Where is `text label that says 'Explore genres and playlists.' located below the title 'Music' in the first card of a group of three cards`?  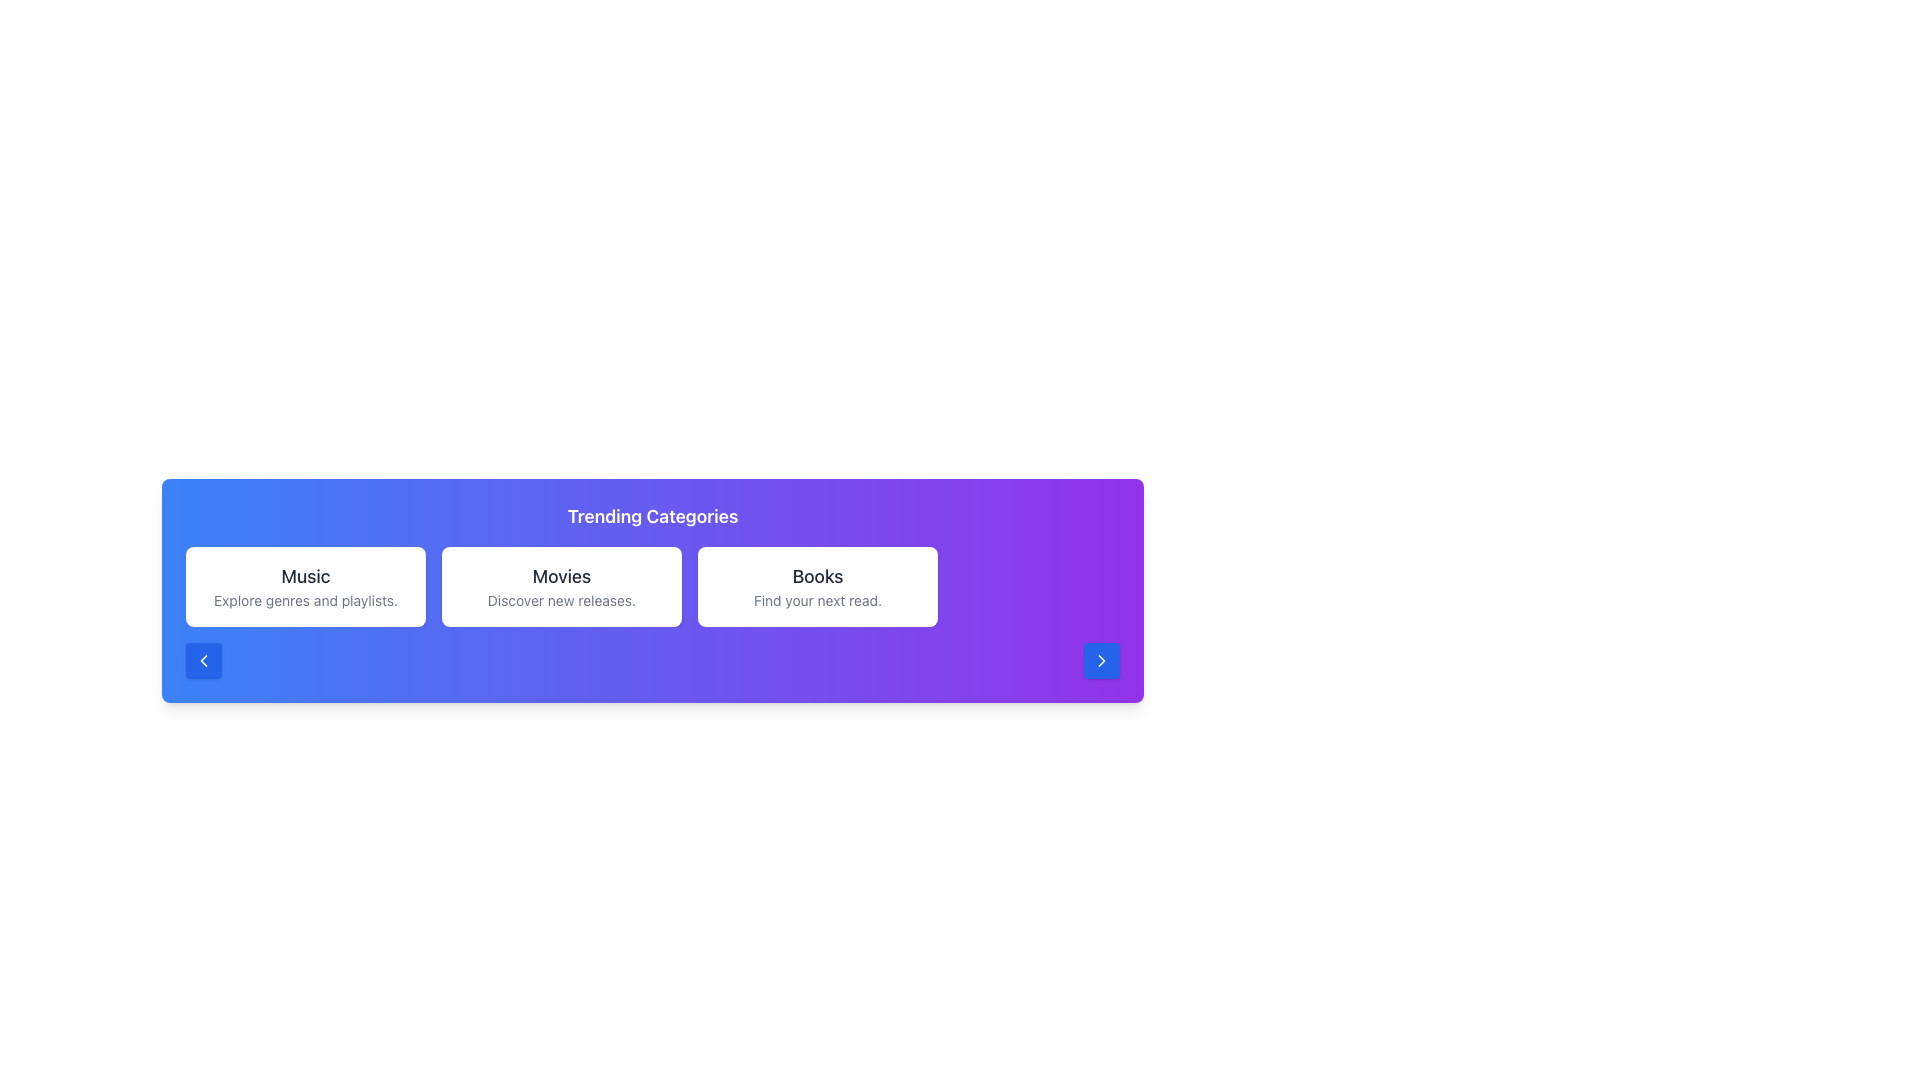 text label that says 'Explore genres and playlists.' located below the title 'Music' in the first card of a group of three cards is located at coordinates (305, 600).